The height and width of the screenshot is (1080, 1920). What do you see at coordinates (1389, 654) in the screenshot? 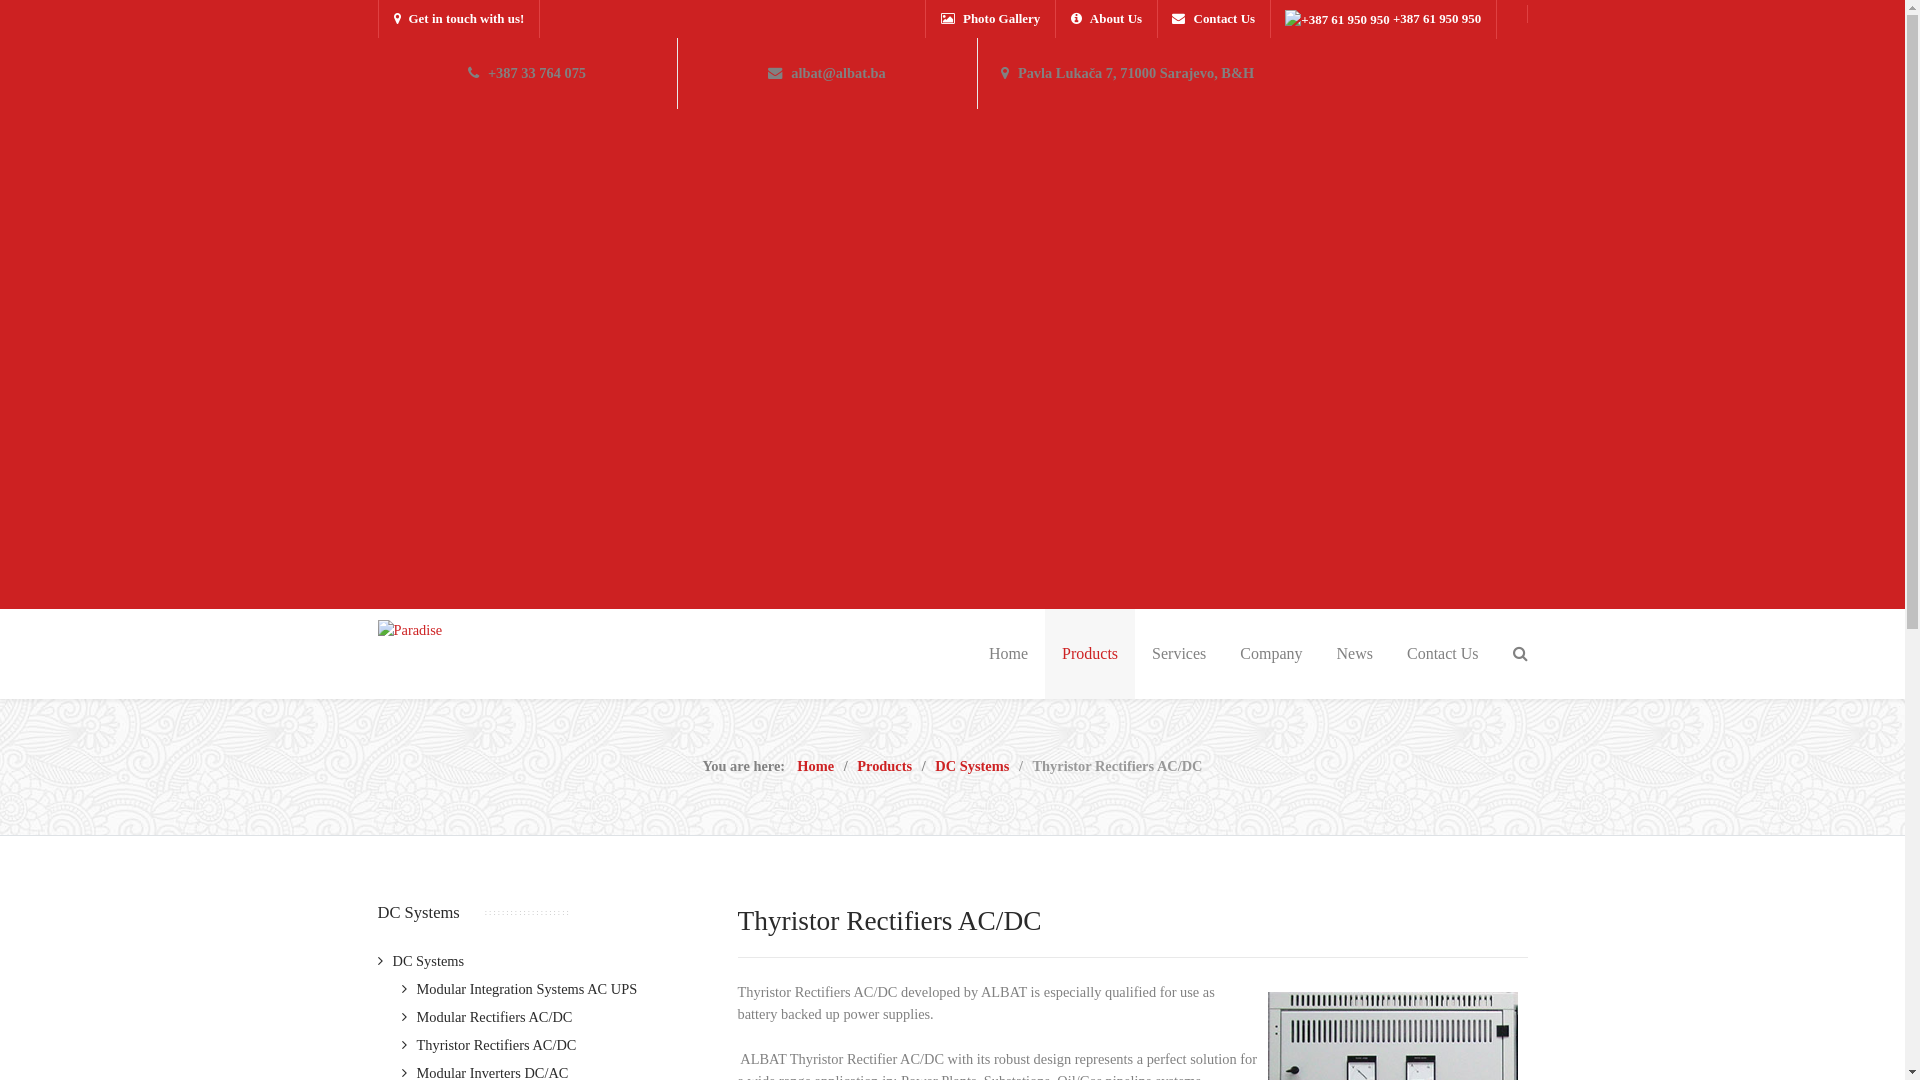
I see `'Contact Us'` at bounding box center [1389, 654].